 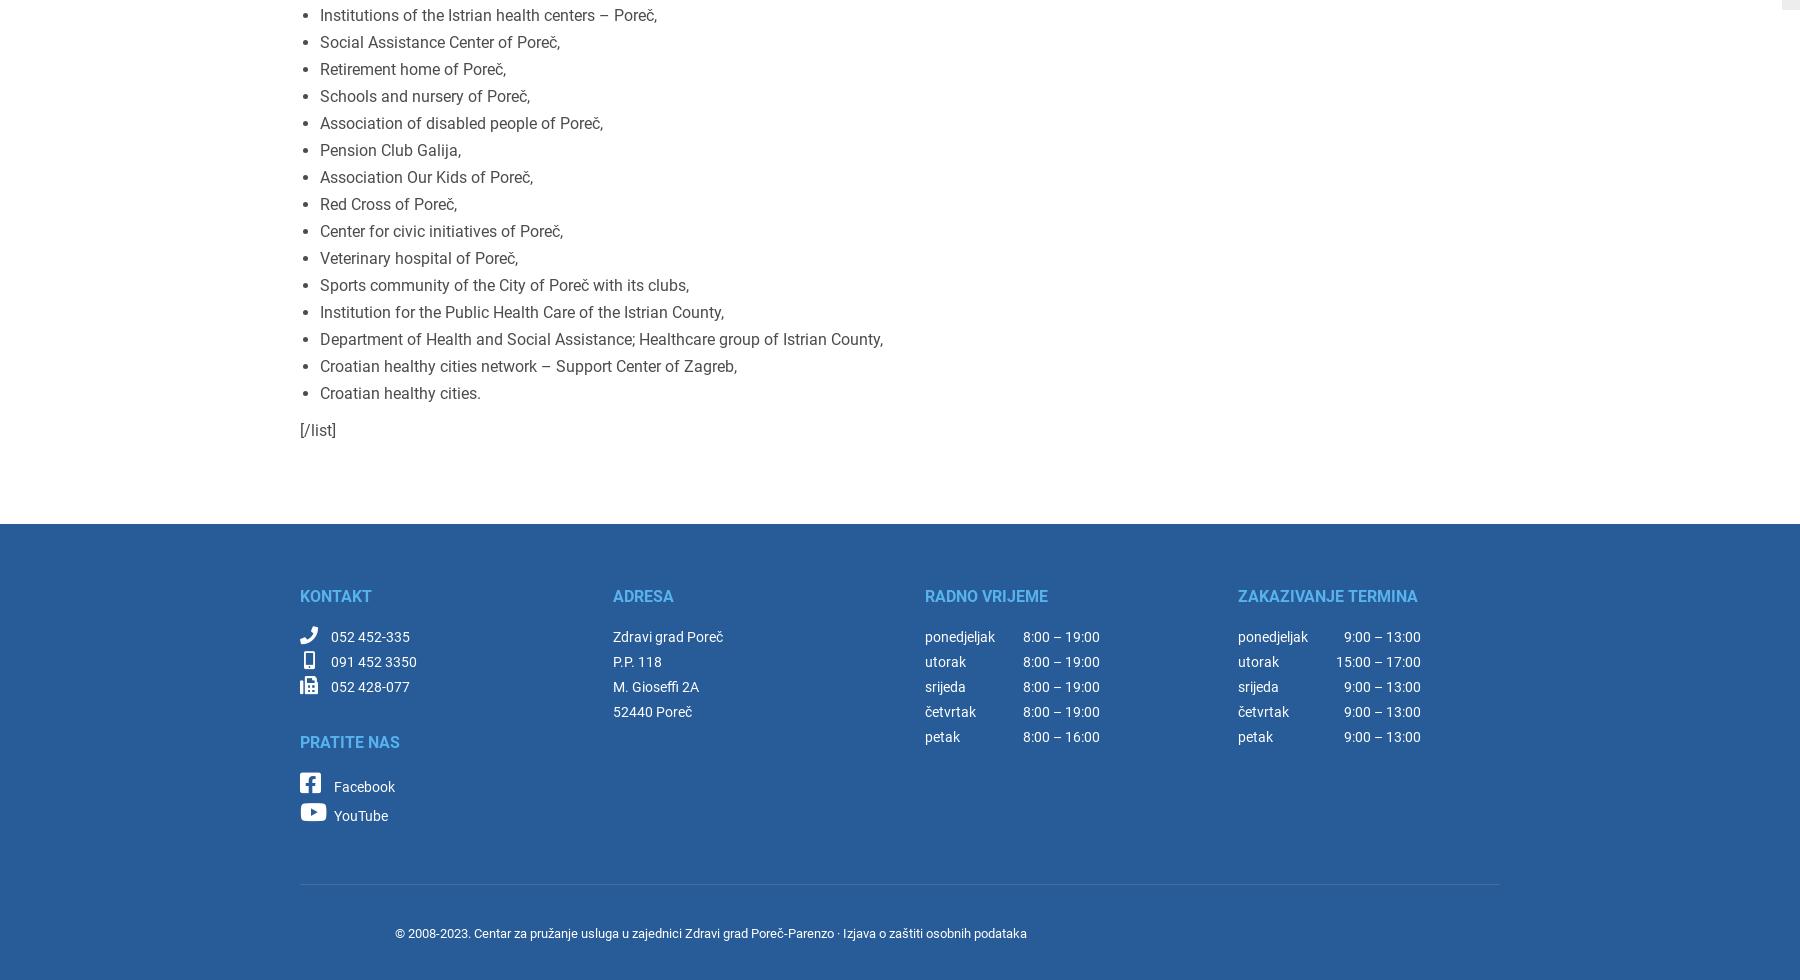 I want to click on 'PRATITE NAS', so click(x=349, y=742).